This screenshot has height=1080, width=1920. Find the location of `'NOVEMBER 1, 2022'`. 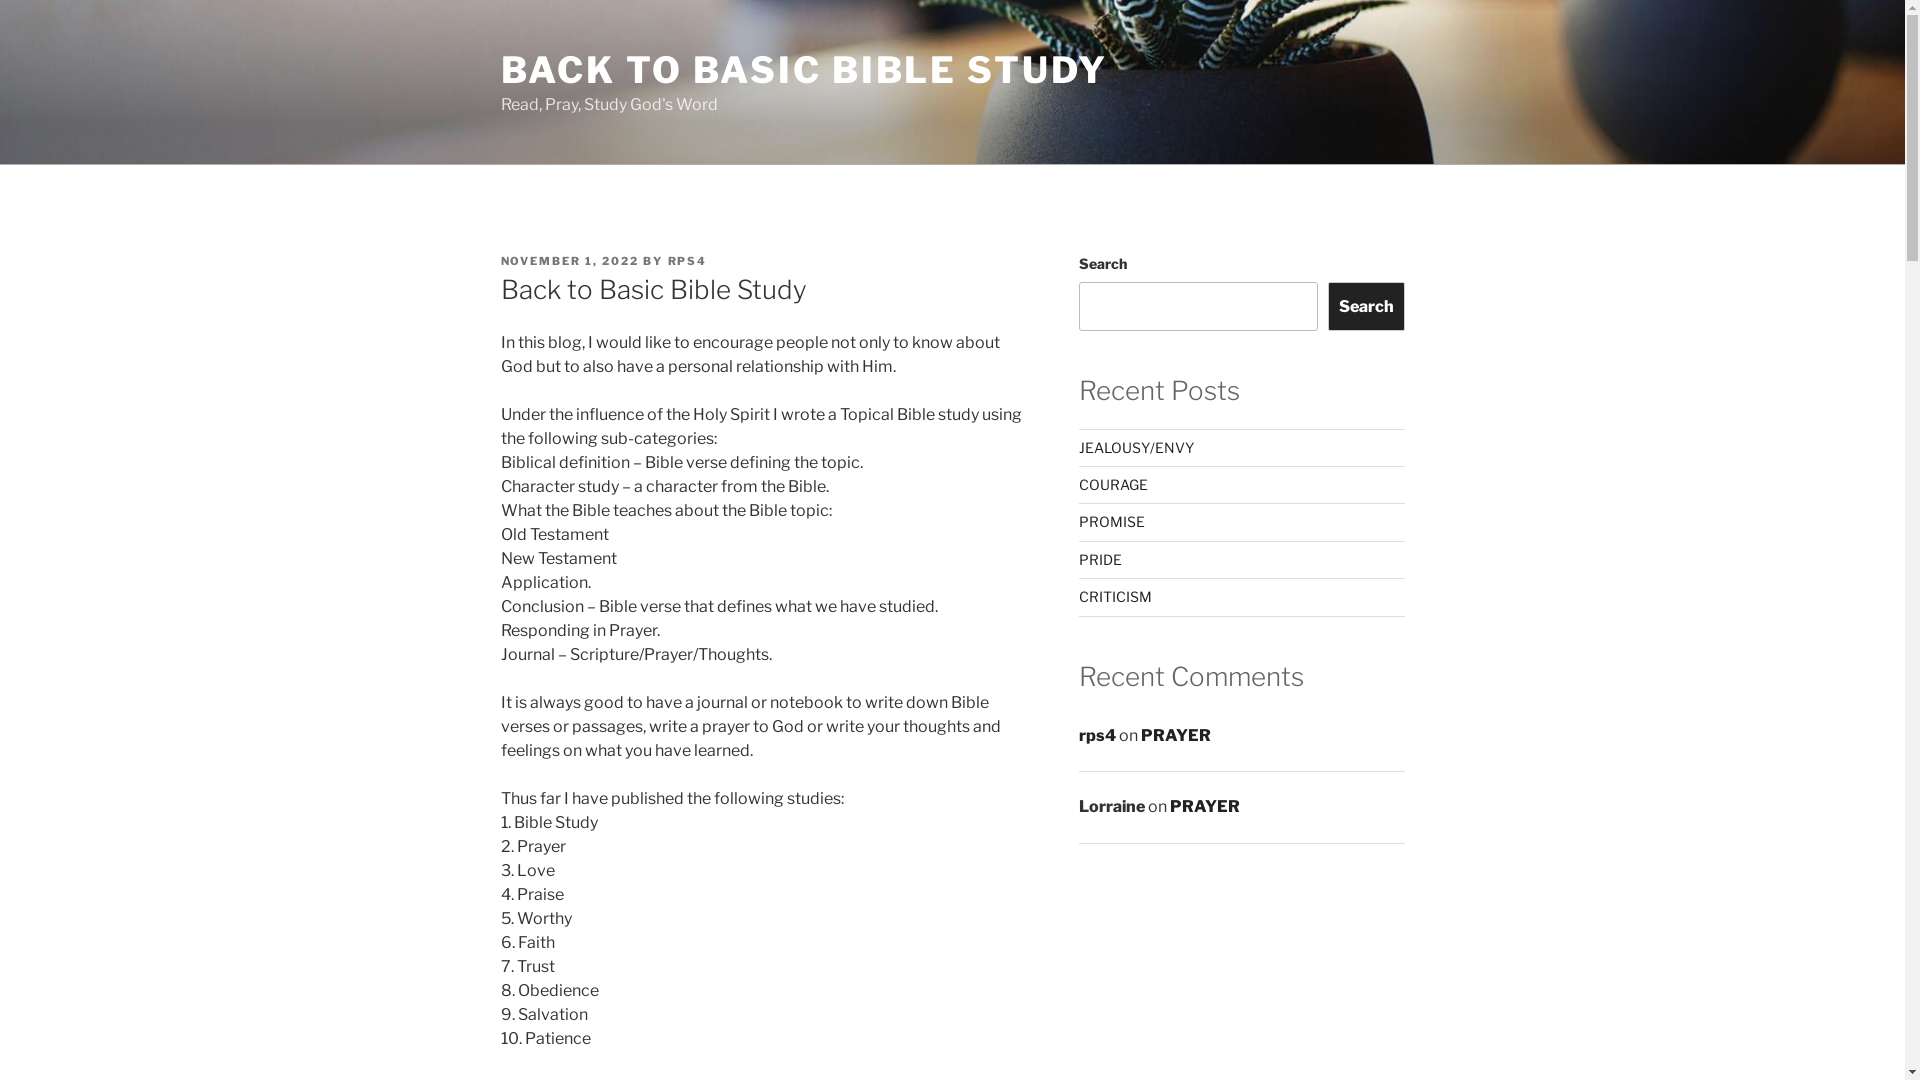

'NOVEMBER 1, 2022' is located at coordinates (568, 260).